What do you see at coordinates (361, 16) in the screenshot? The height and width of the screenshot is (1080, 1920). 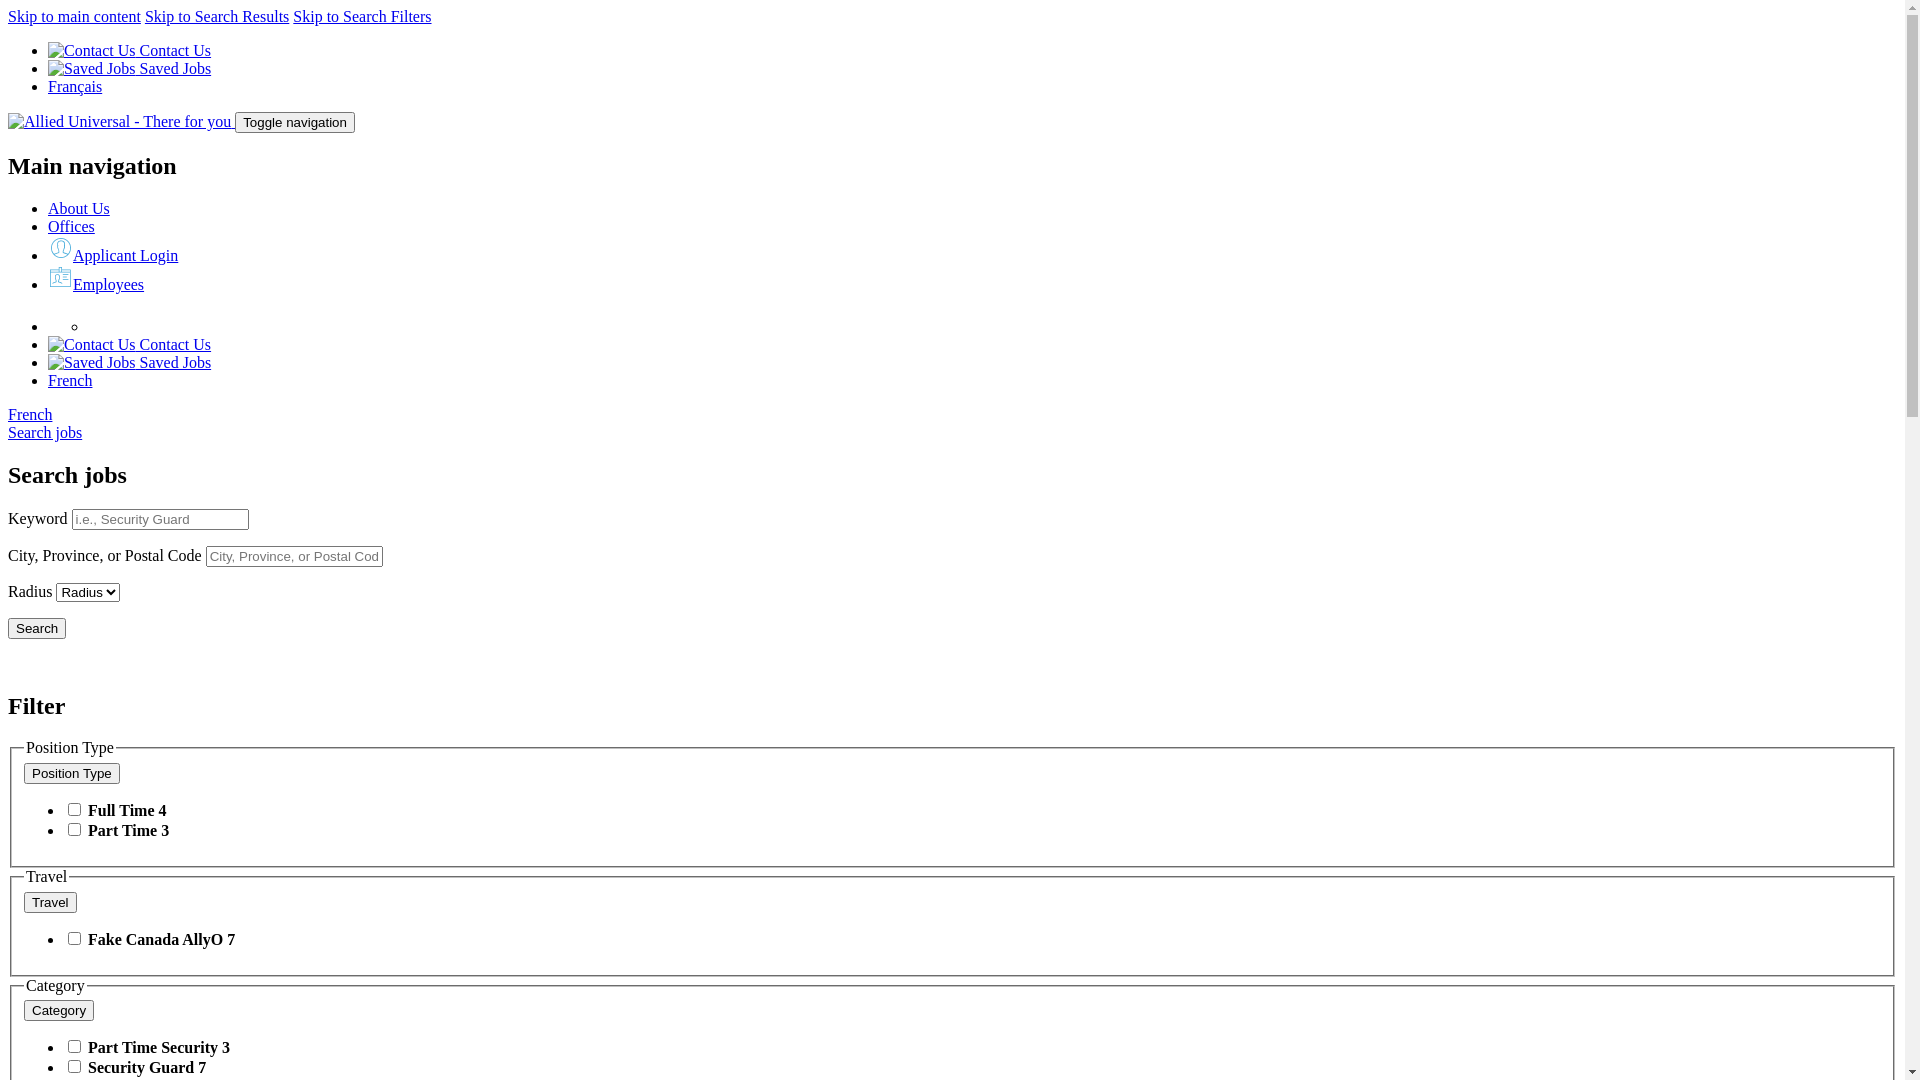 I see `'Skip to Search Filters'` at bounding box center [361, 16].